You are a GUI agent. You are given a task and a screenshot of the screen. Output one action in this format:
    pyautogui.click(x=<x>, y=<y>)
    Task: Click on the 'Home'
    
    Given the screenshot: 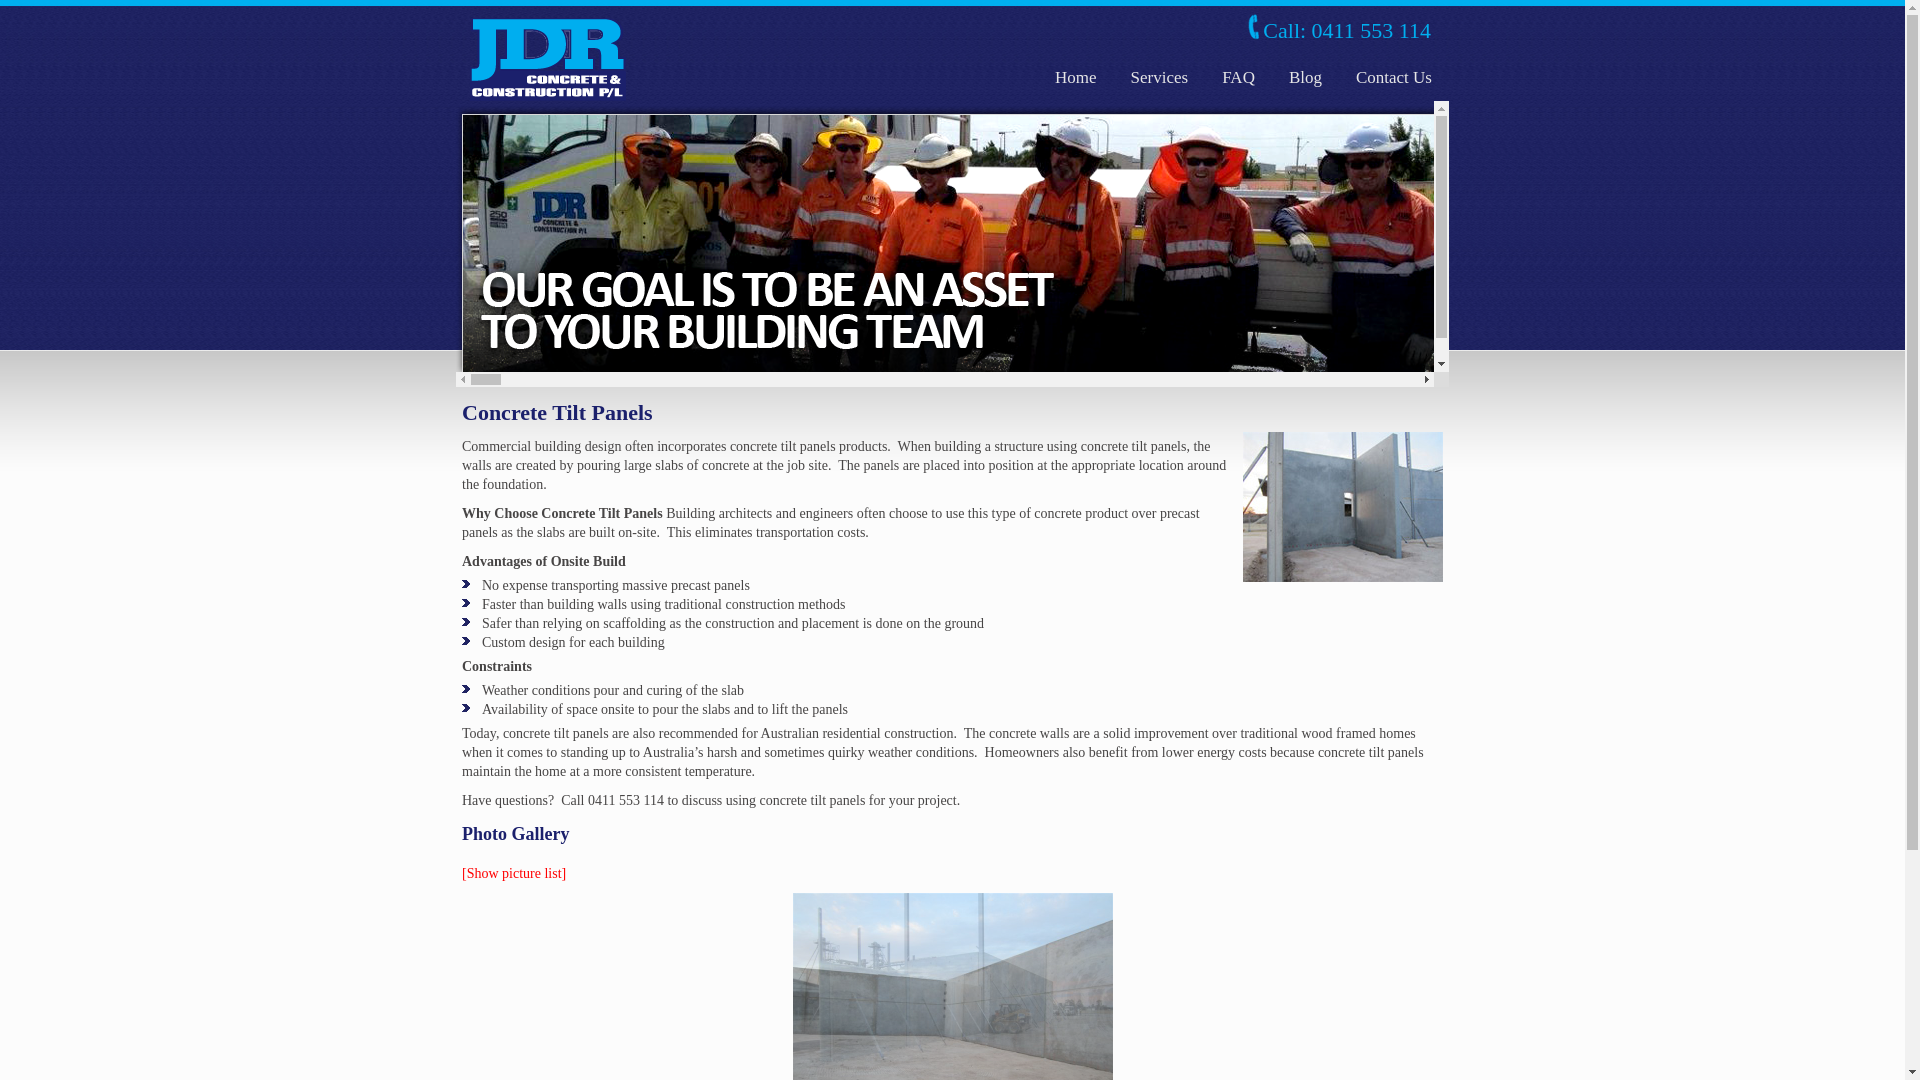 What is the action you would take?
    pyautogui.click(x=1074, y=76)
    